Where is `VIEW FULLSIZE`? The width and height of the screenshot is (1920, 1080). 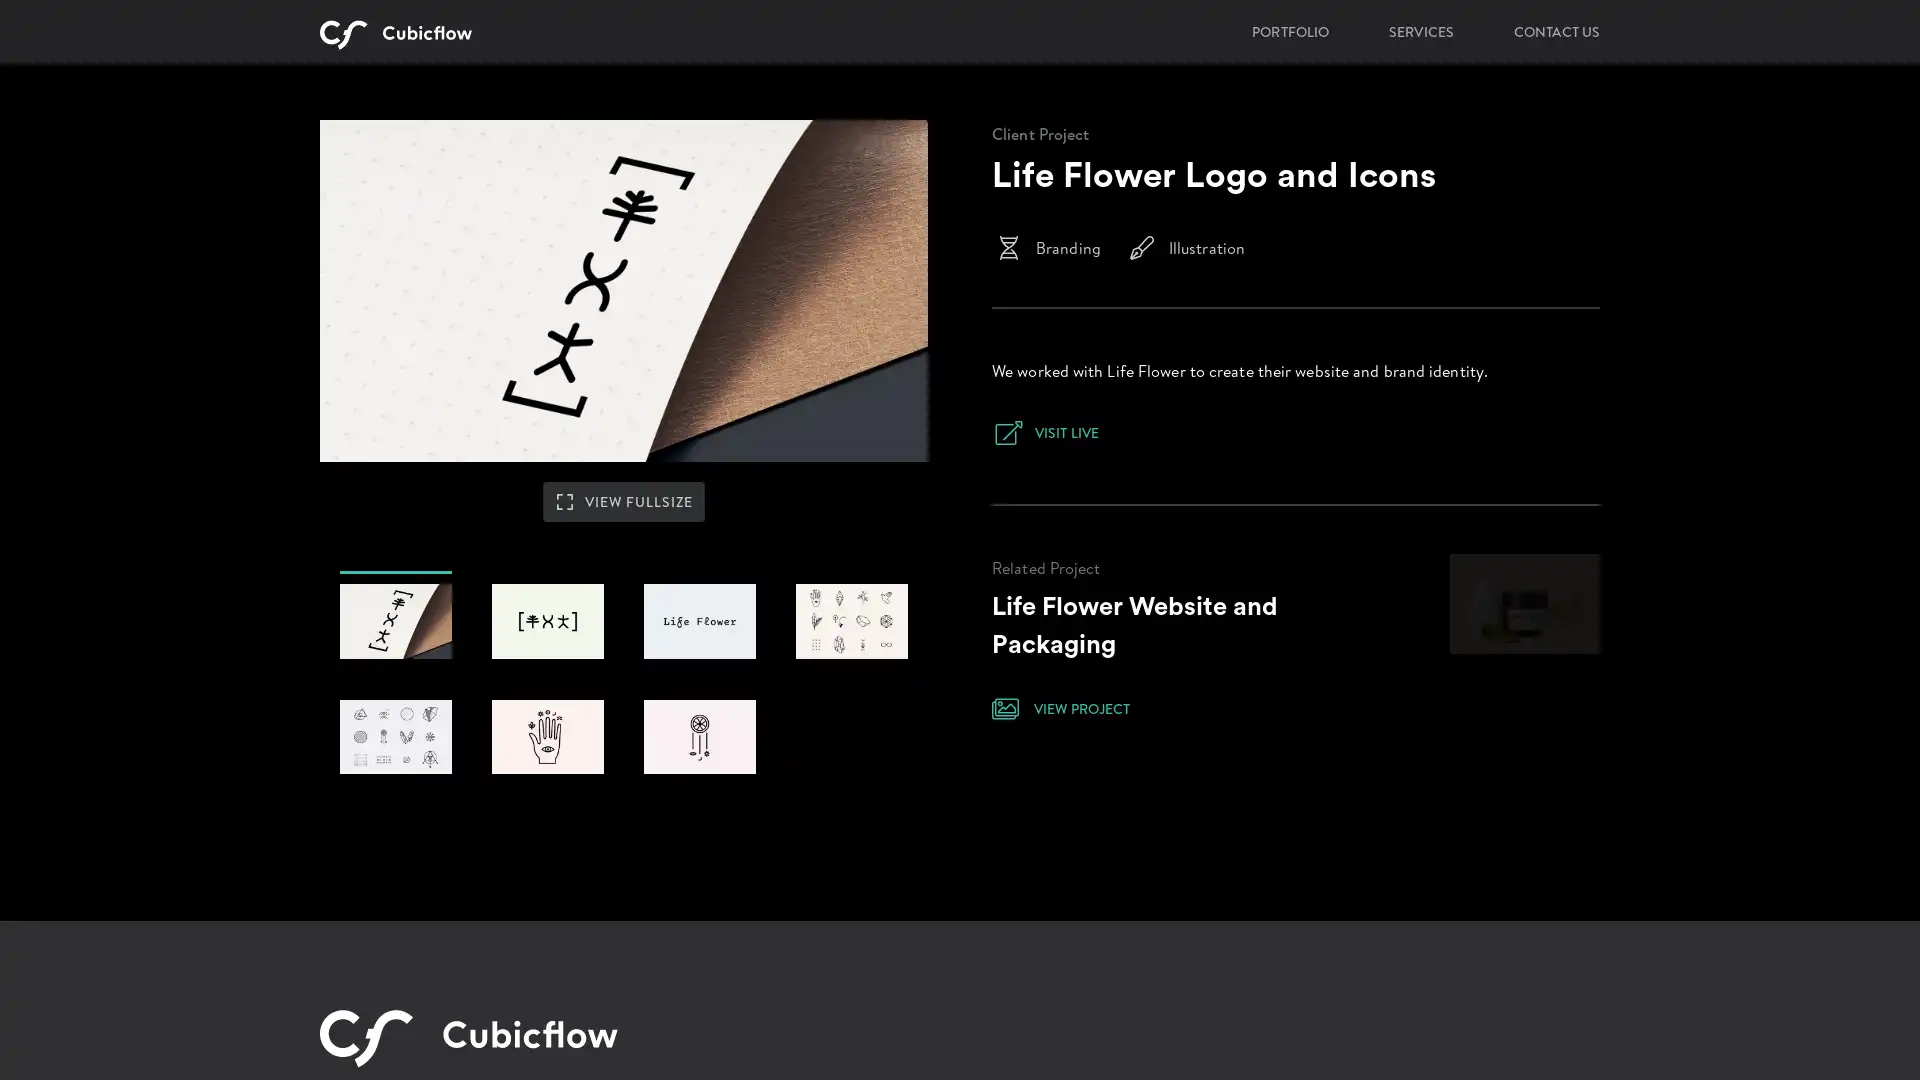 VIEW FULLSIZE is located at coordinates (623, 564).